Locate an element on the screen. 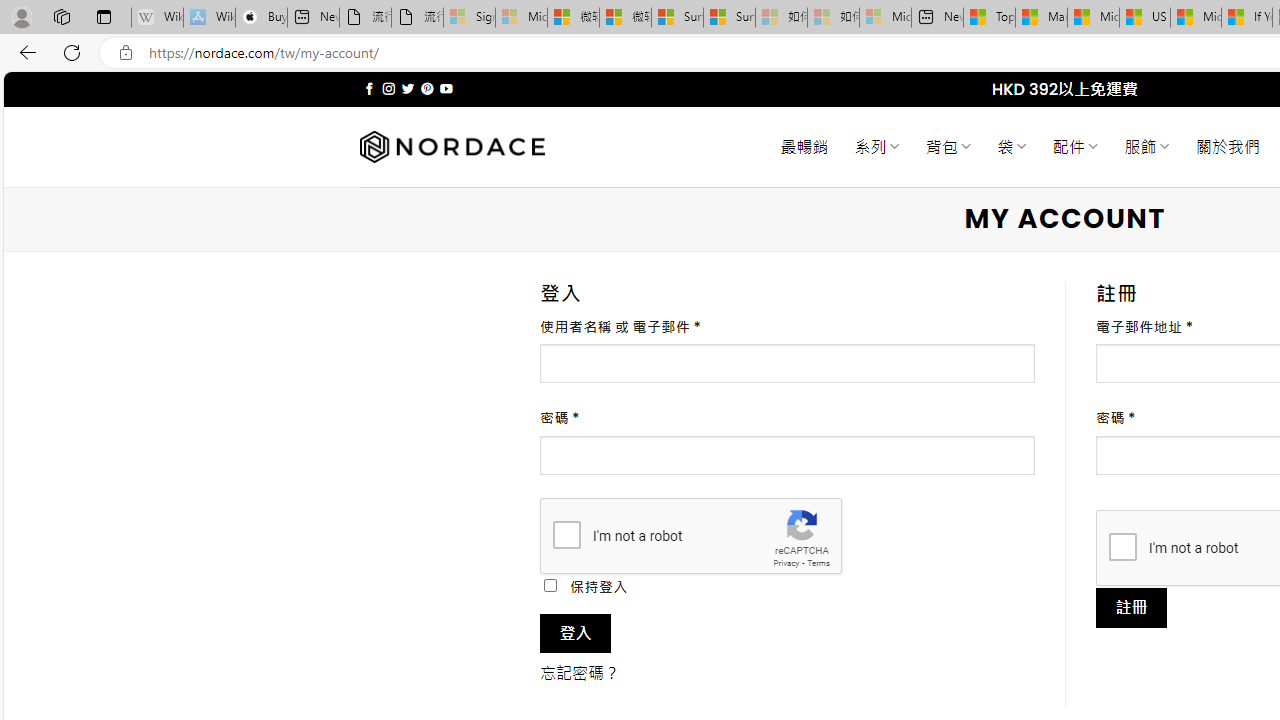  'US Heat Deaths Soared To Record High Last Year' is located at coordinates (1144, 17).